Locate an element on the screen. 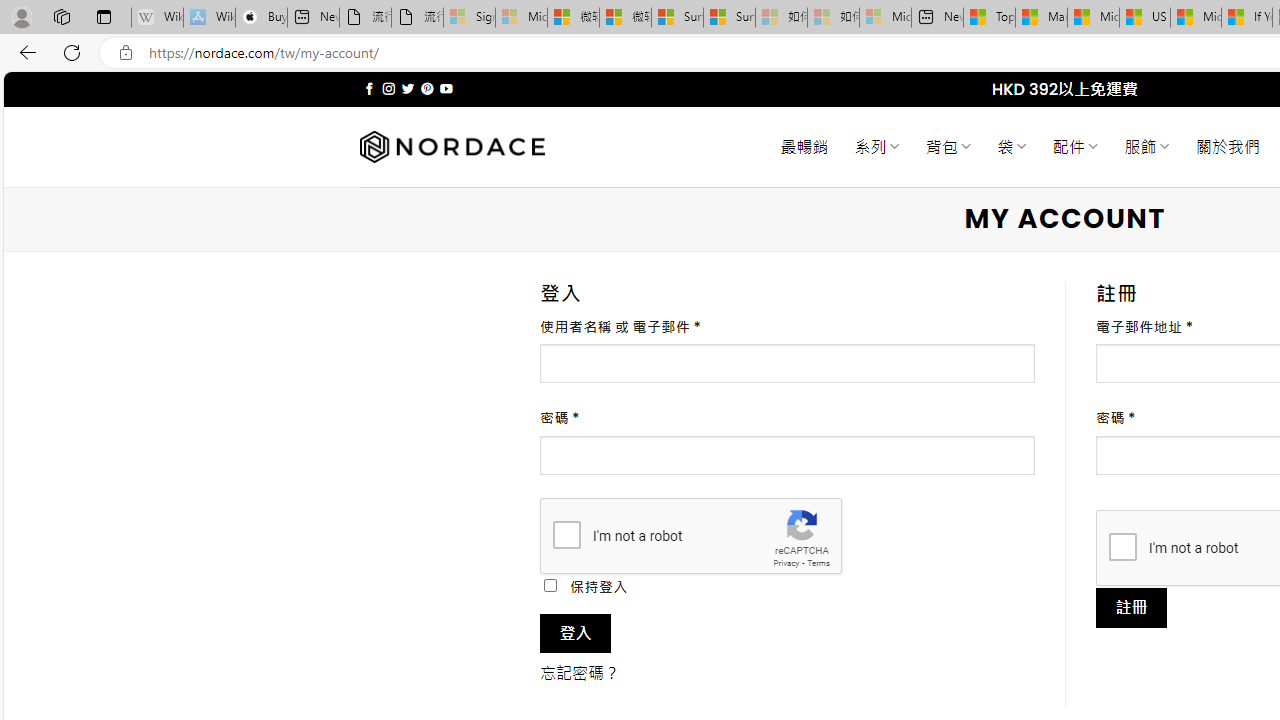  'US Heat Deaths Soared To Record High Last Year' is located at coordinates (1144, 17).